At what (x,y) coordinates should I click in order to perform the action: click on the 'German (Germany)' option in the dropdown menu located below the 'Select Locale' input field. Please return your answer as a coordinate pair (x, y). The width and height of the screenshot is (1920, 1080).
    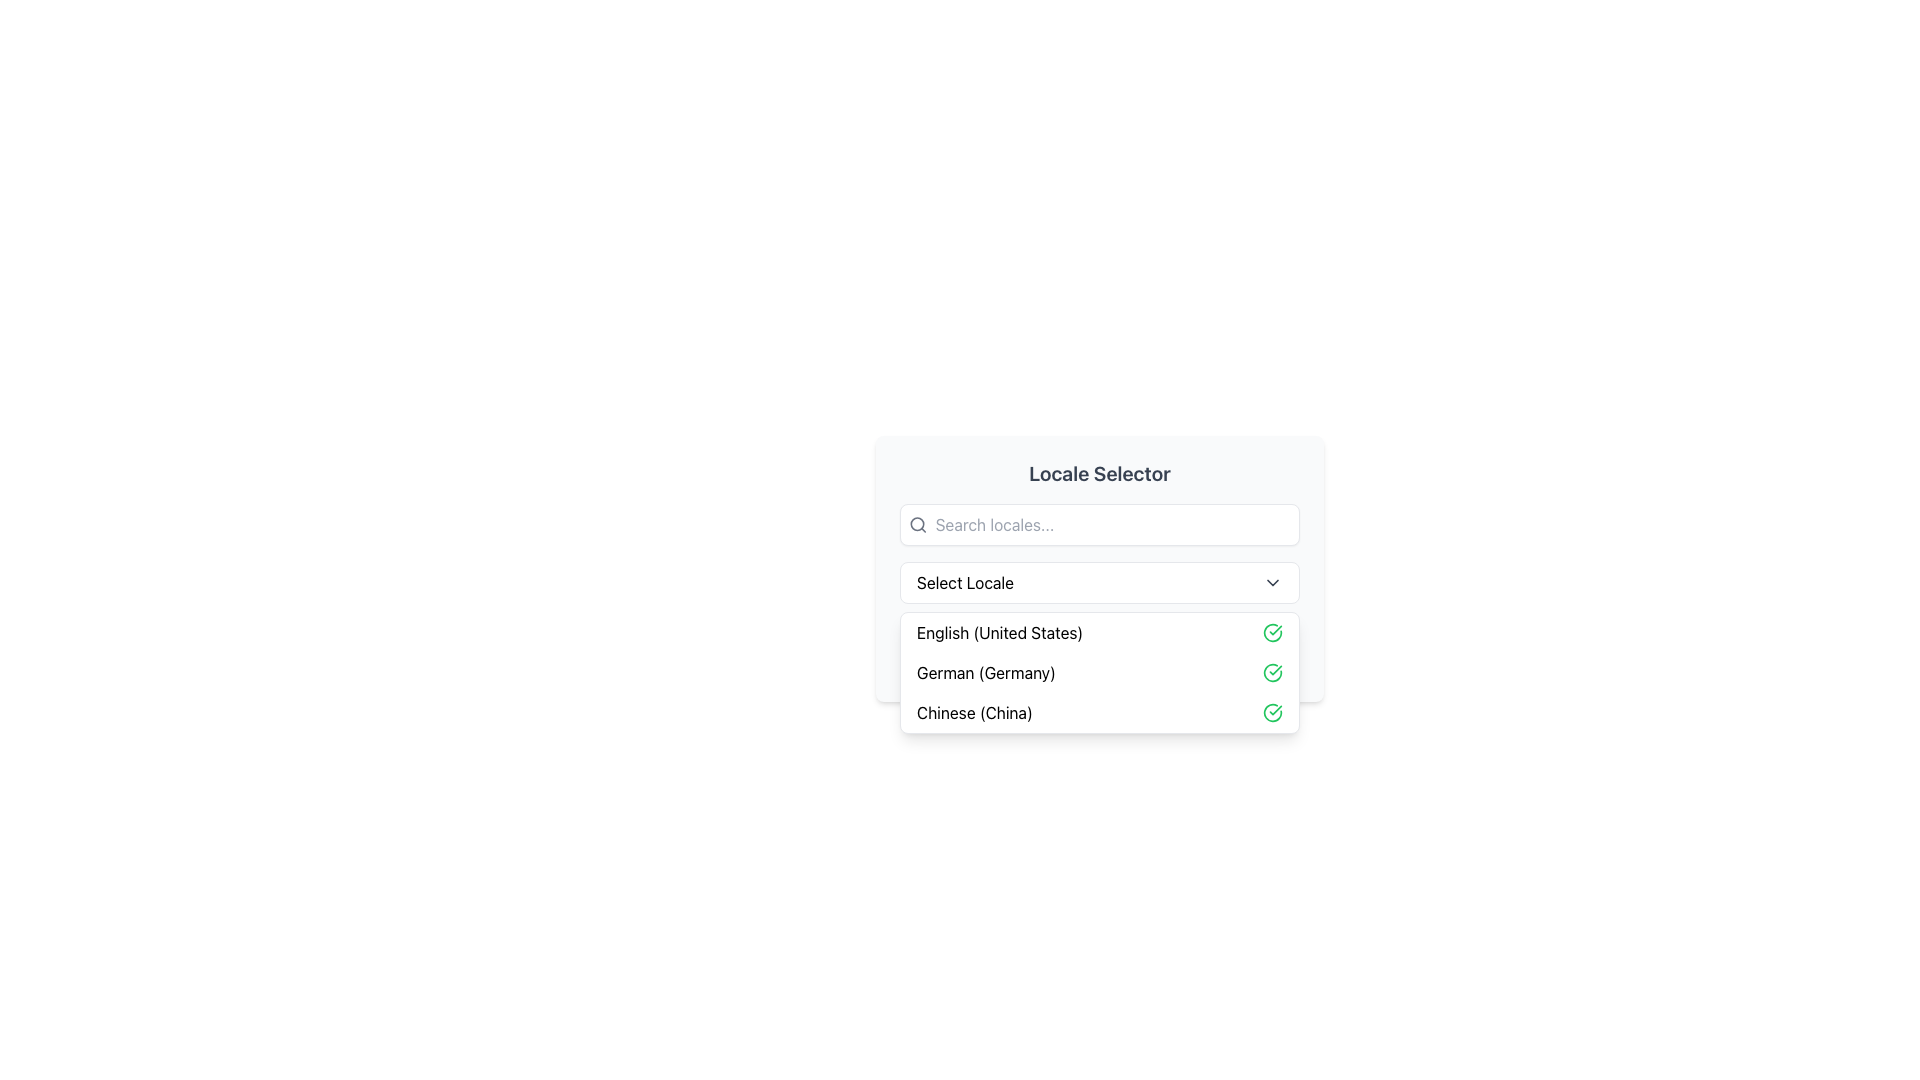
    Looking at the image, I should click on (1098, 672).